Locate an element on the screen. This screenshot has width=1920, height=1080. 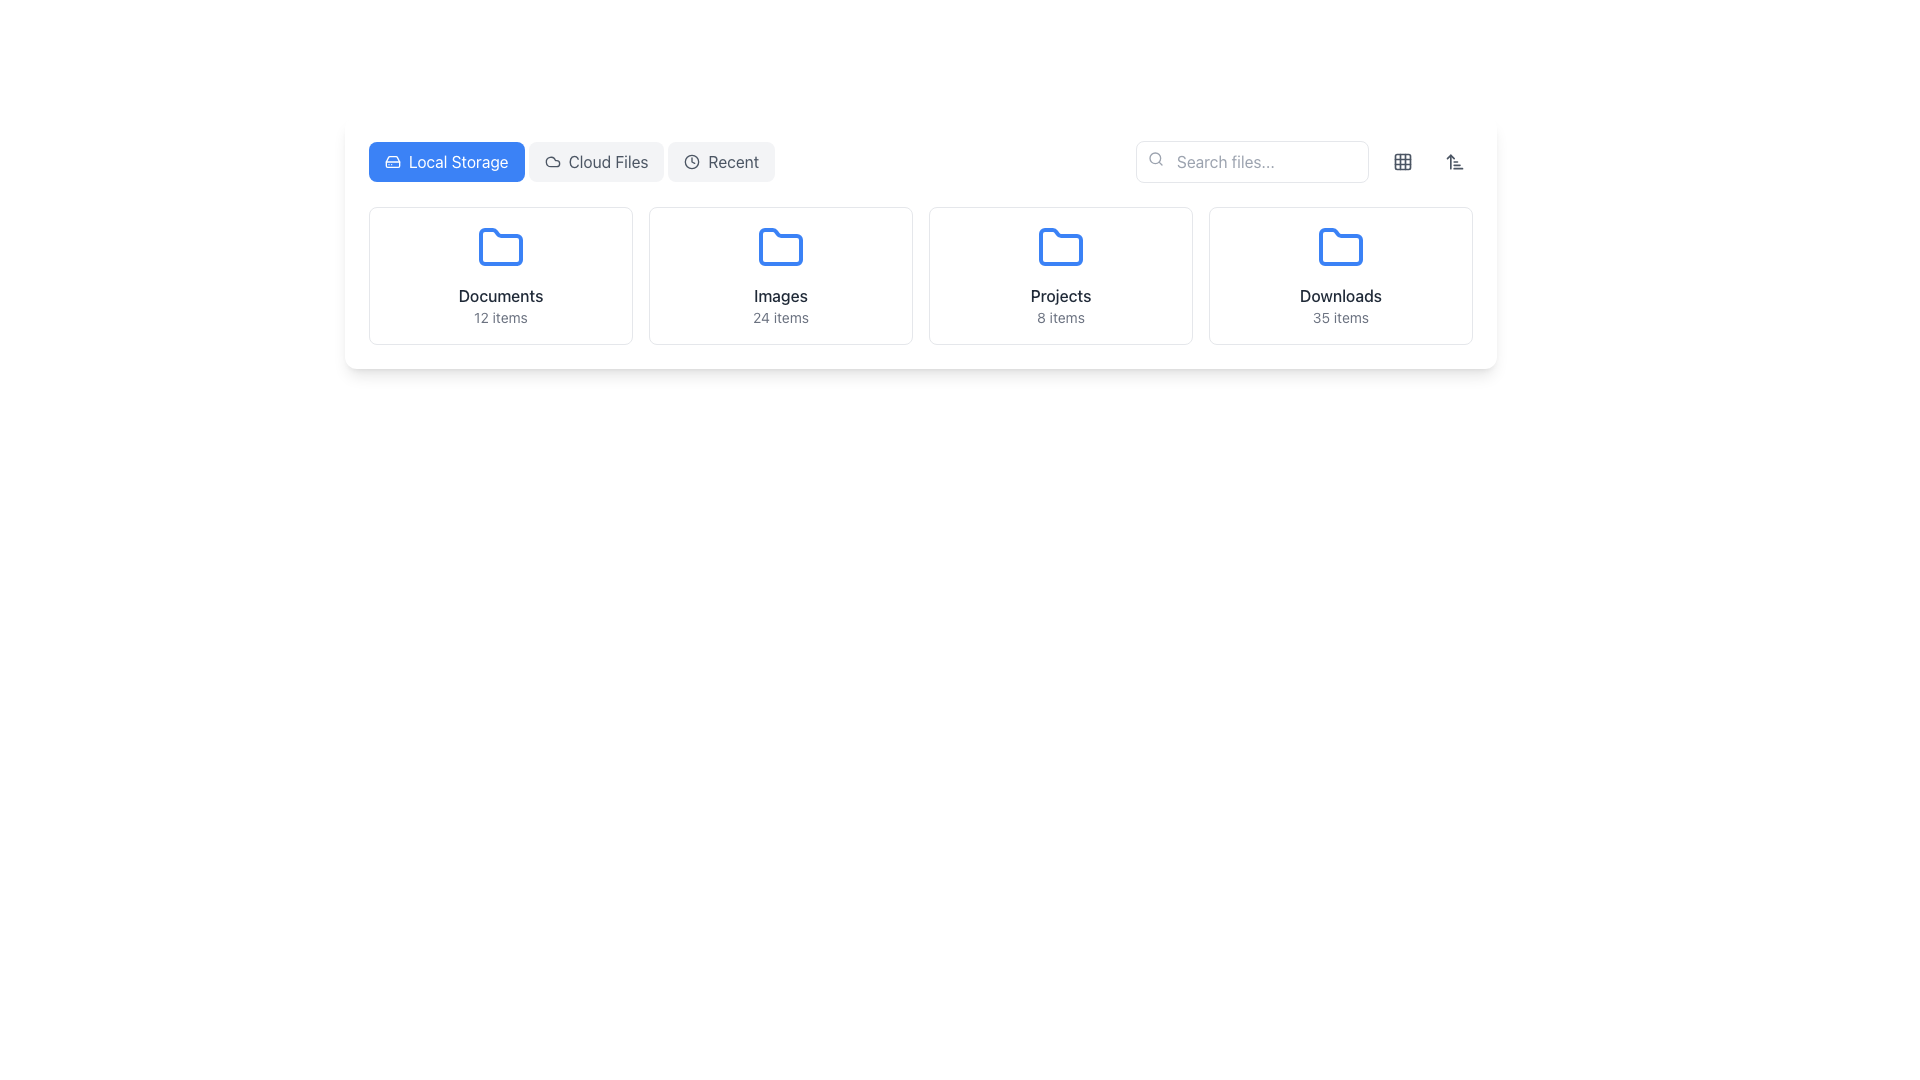
the Text label that displays the name and number of items in a folder, located at the bottom portion of a card in the first column, directly below a folder icon is located at coordinates (500, 305).